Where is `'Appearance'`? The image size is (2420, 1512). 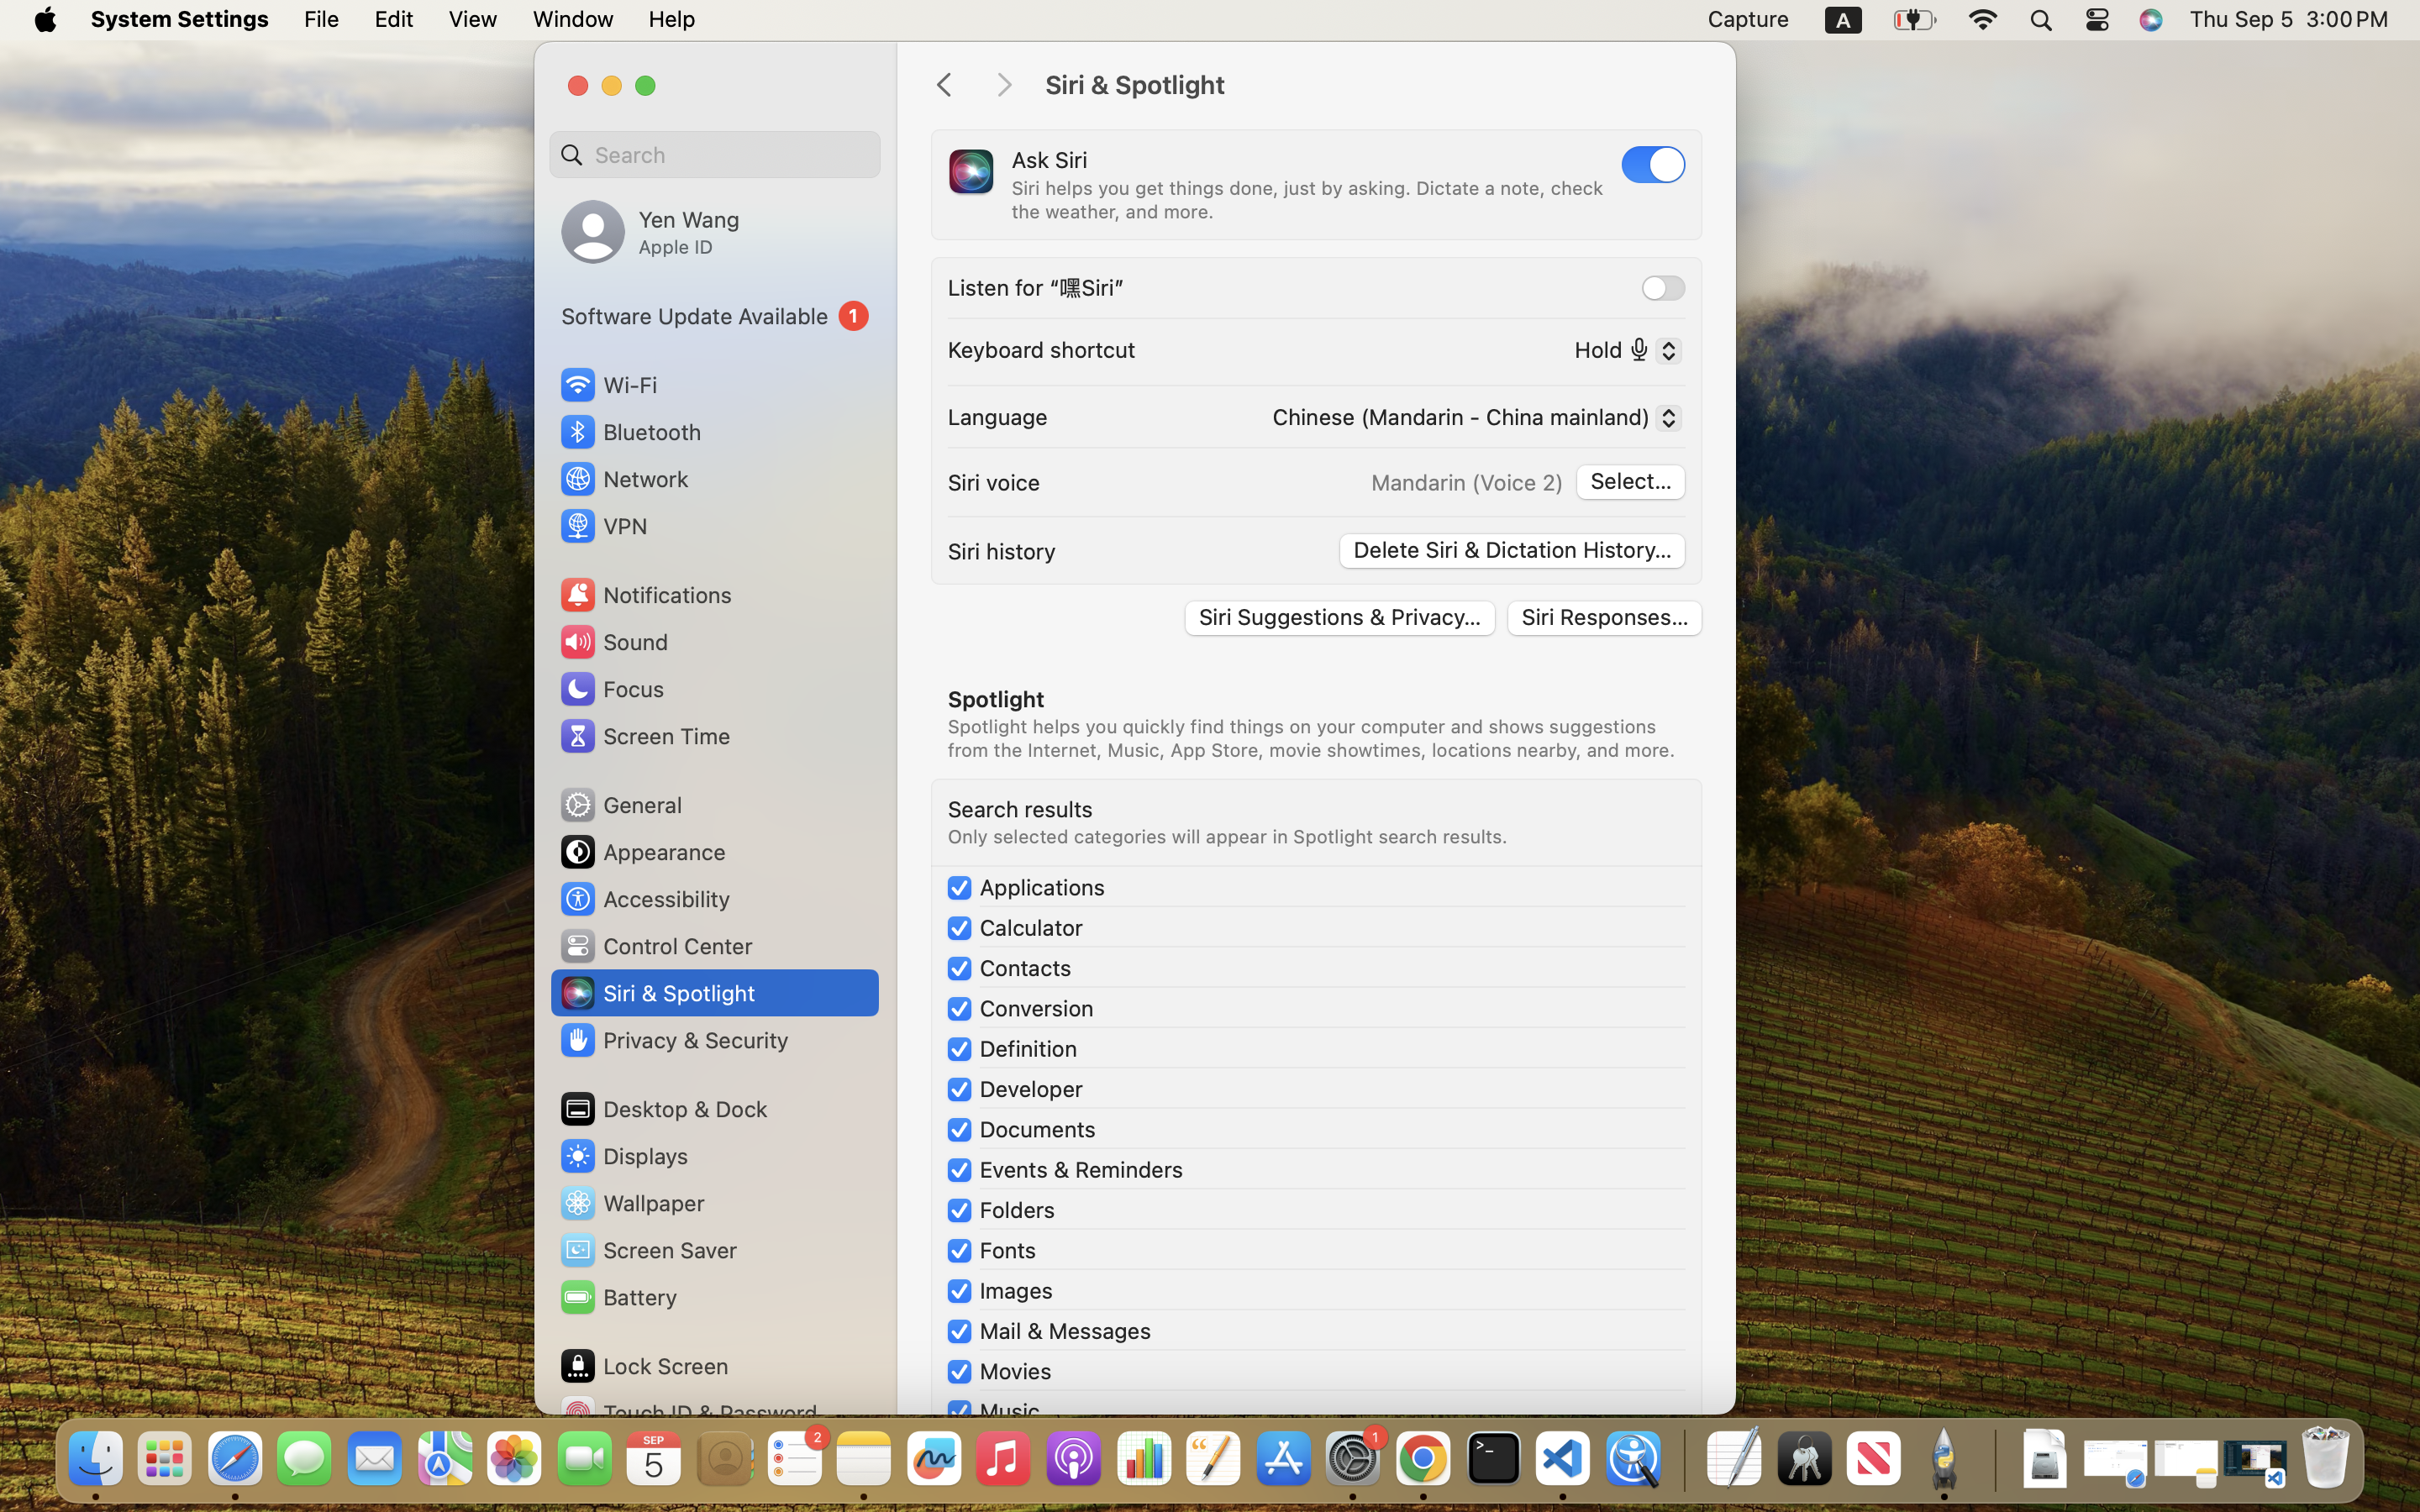 'Appearance' is located at coordinates (641, 851).